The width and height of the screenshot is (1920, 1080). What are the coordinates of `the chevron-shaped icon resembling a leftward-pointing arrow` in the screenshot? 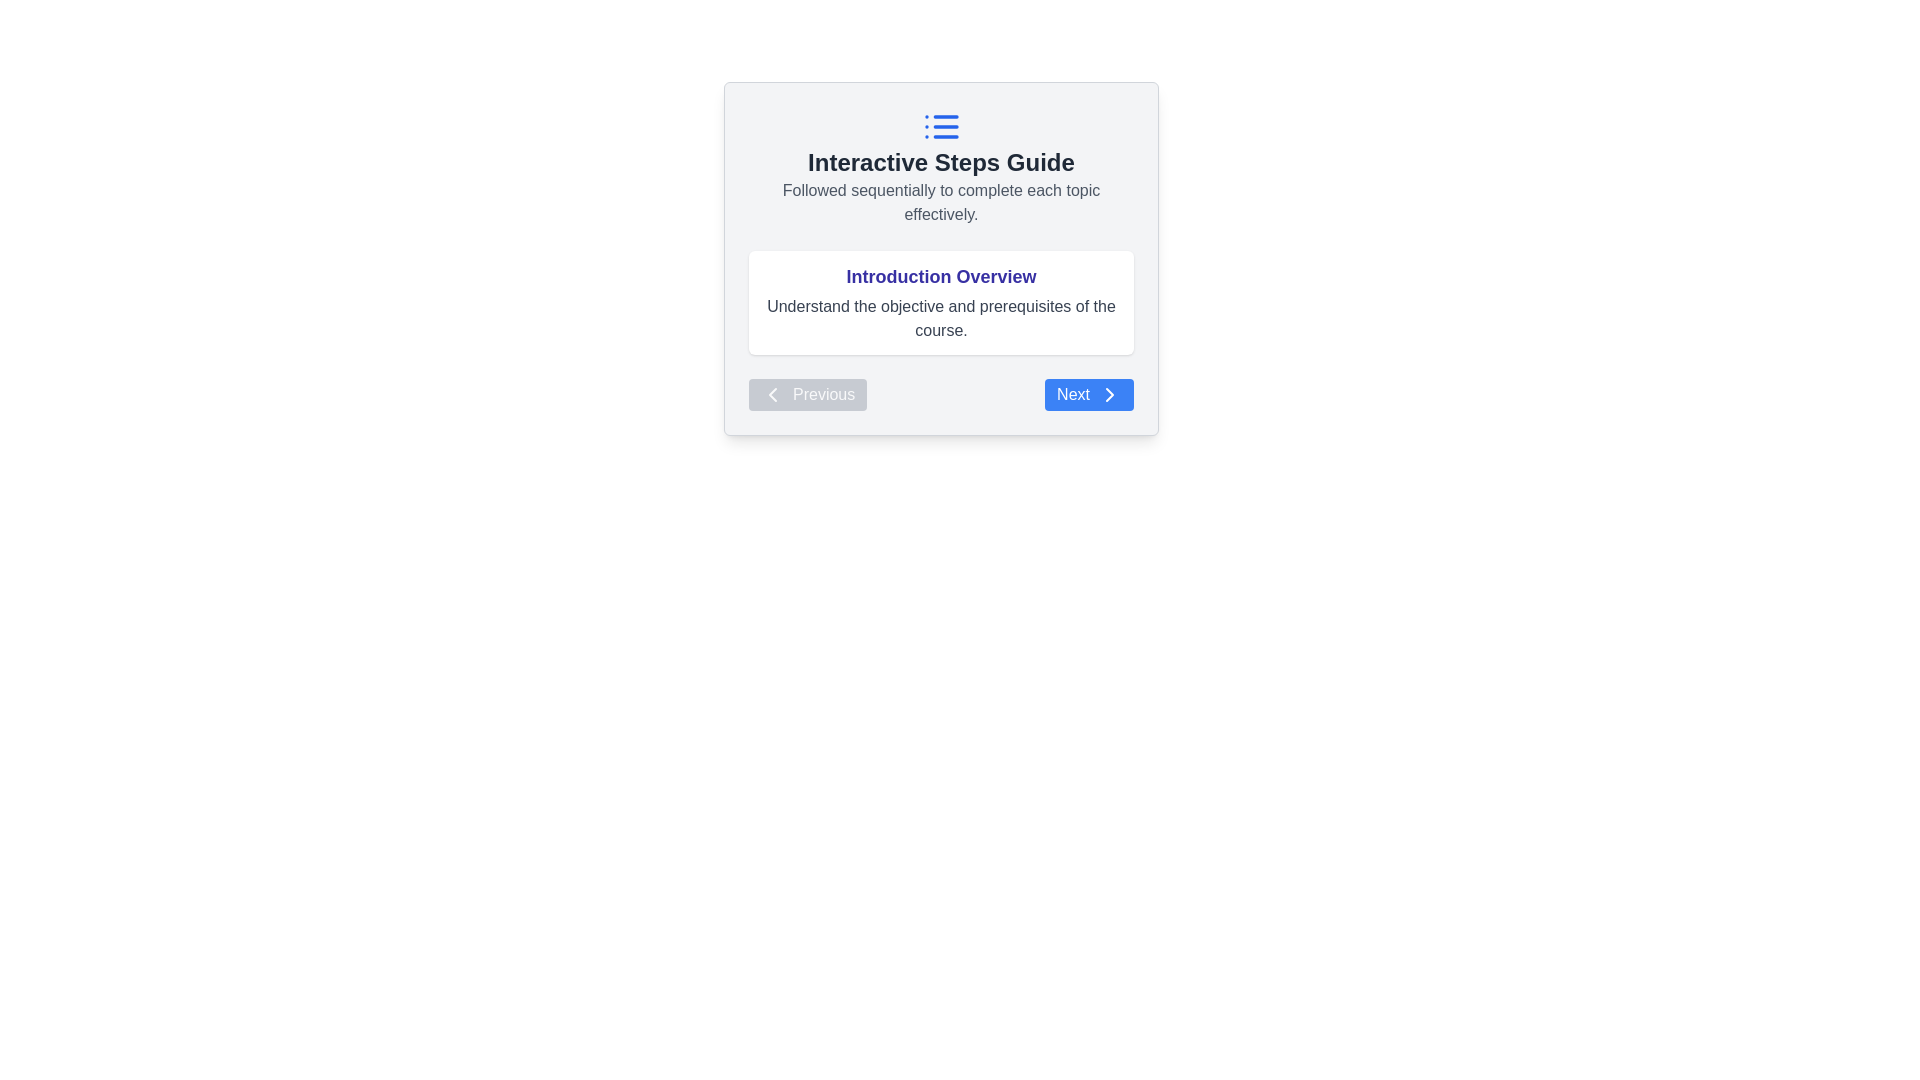 It's located at (771, 394).